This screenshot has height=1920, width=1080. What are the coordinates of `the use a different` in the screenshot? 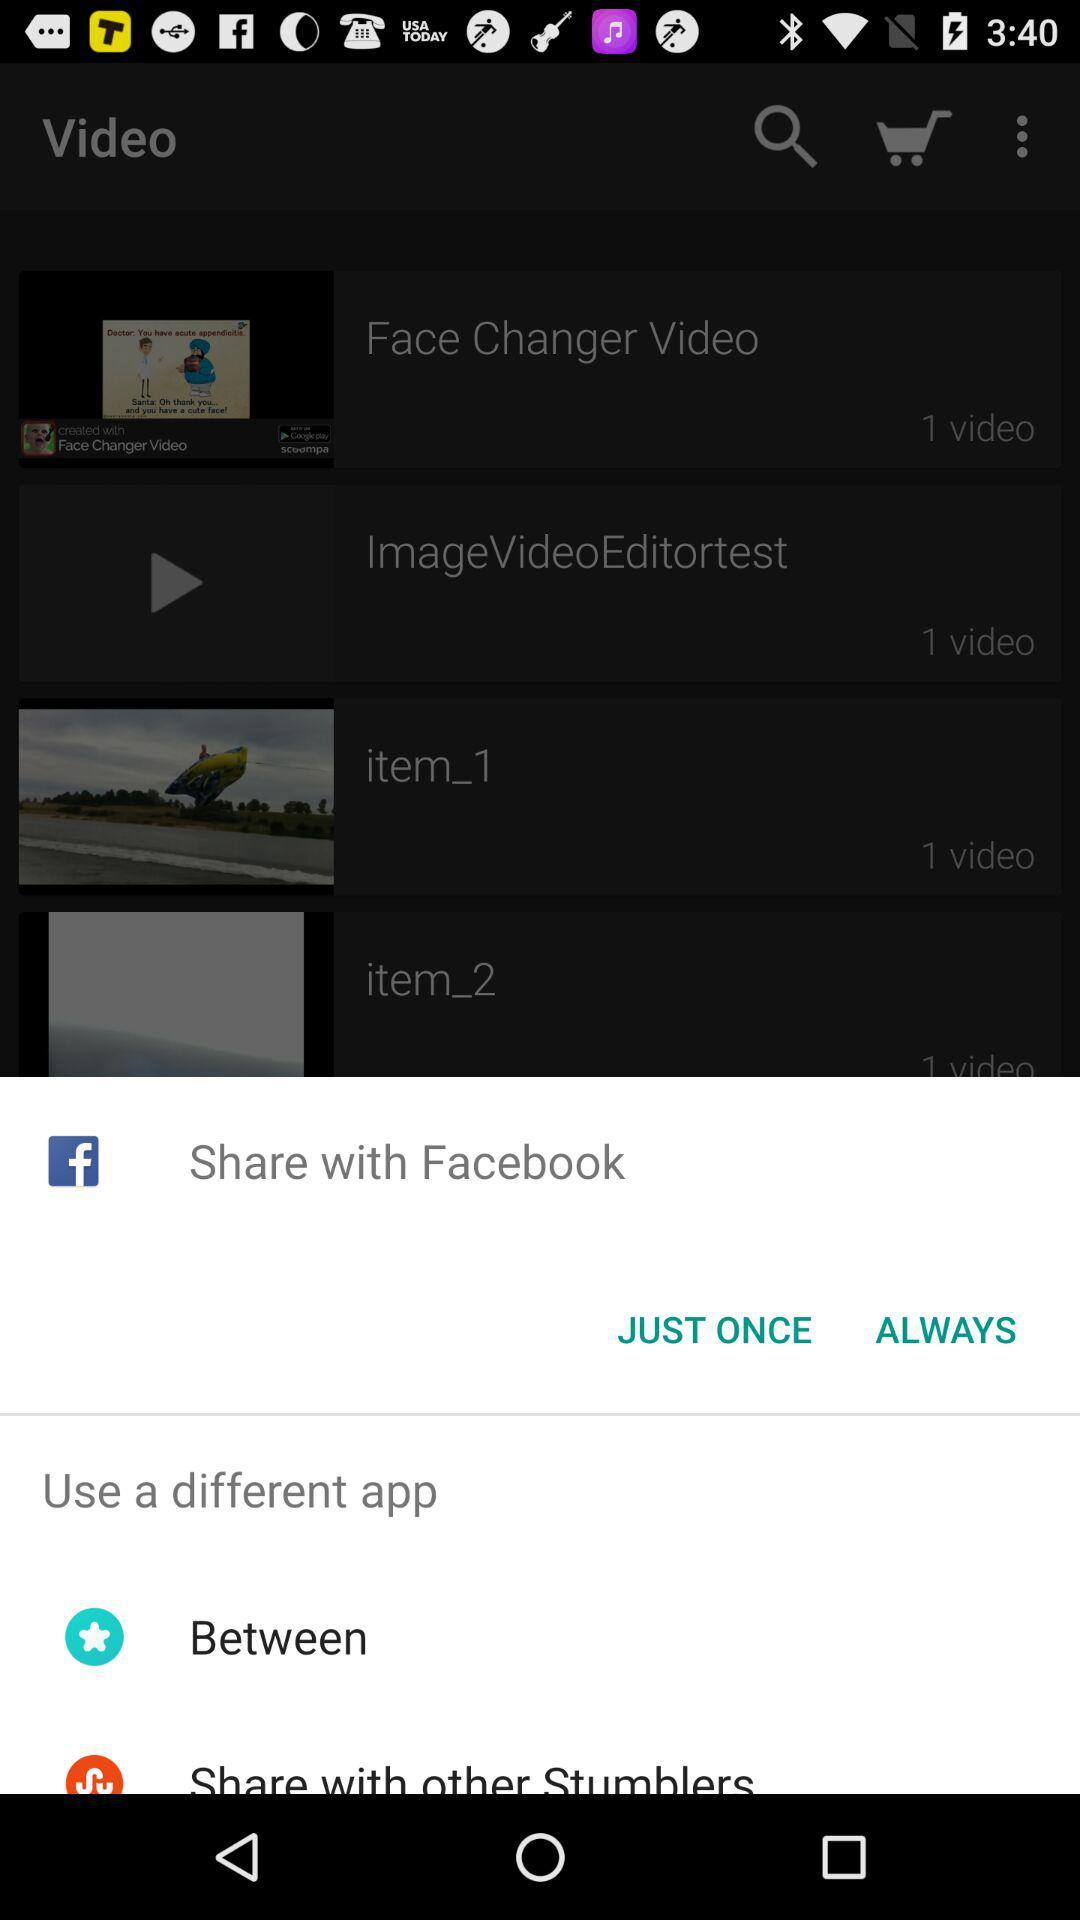 It's located at (540, 1489).